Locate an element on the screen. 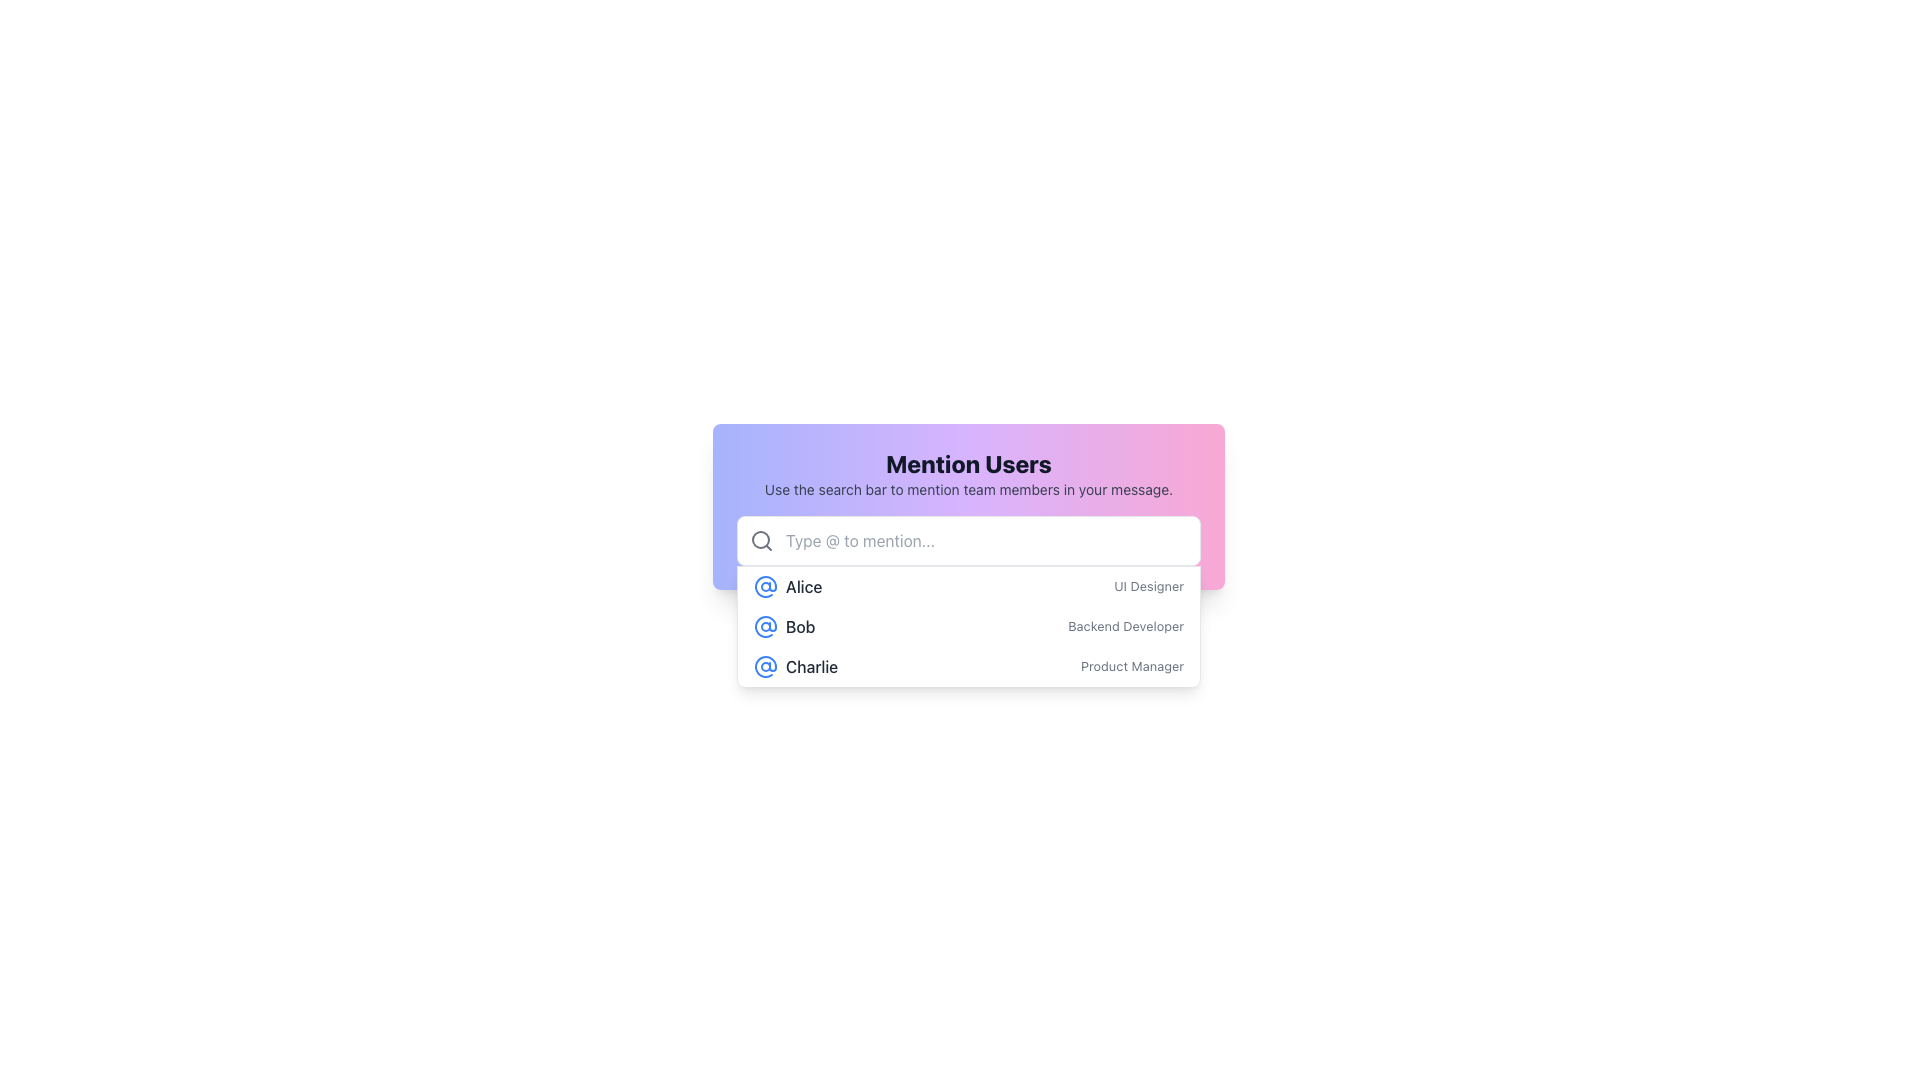 This screenshot has height=1080, width=1920. the text label displaying 'Charlie' is located at coordinates (811, 667).